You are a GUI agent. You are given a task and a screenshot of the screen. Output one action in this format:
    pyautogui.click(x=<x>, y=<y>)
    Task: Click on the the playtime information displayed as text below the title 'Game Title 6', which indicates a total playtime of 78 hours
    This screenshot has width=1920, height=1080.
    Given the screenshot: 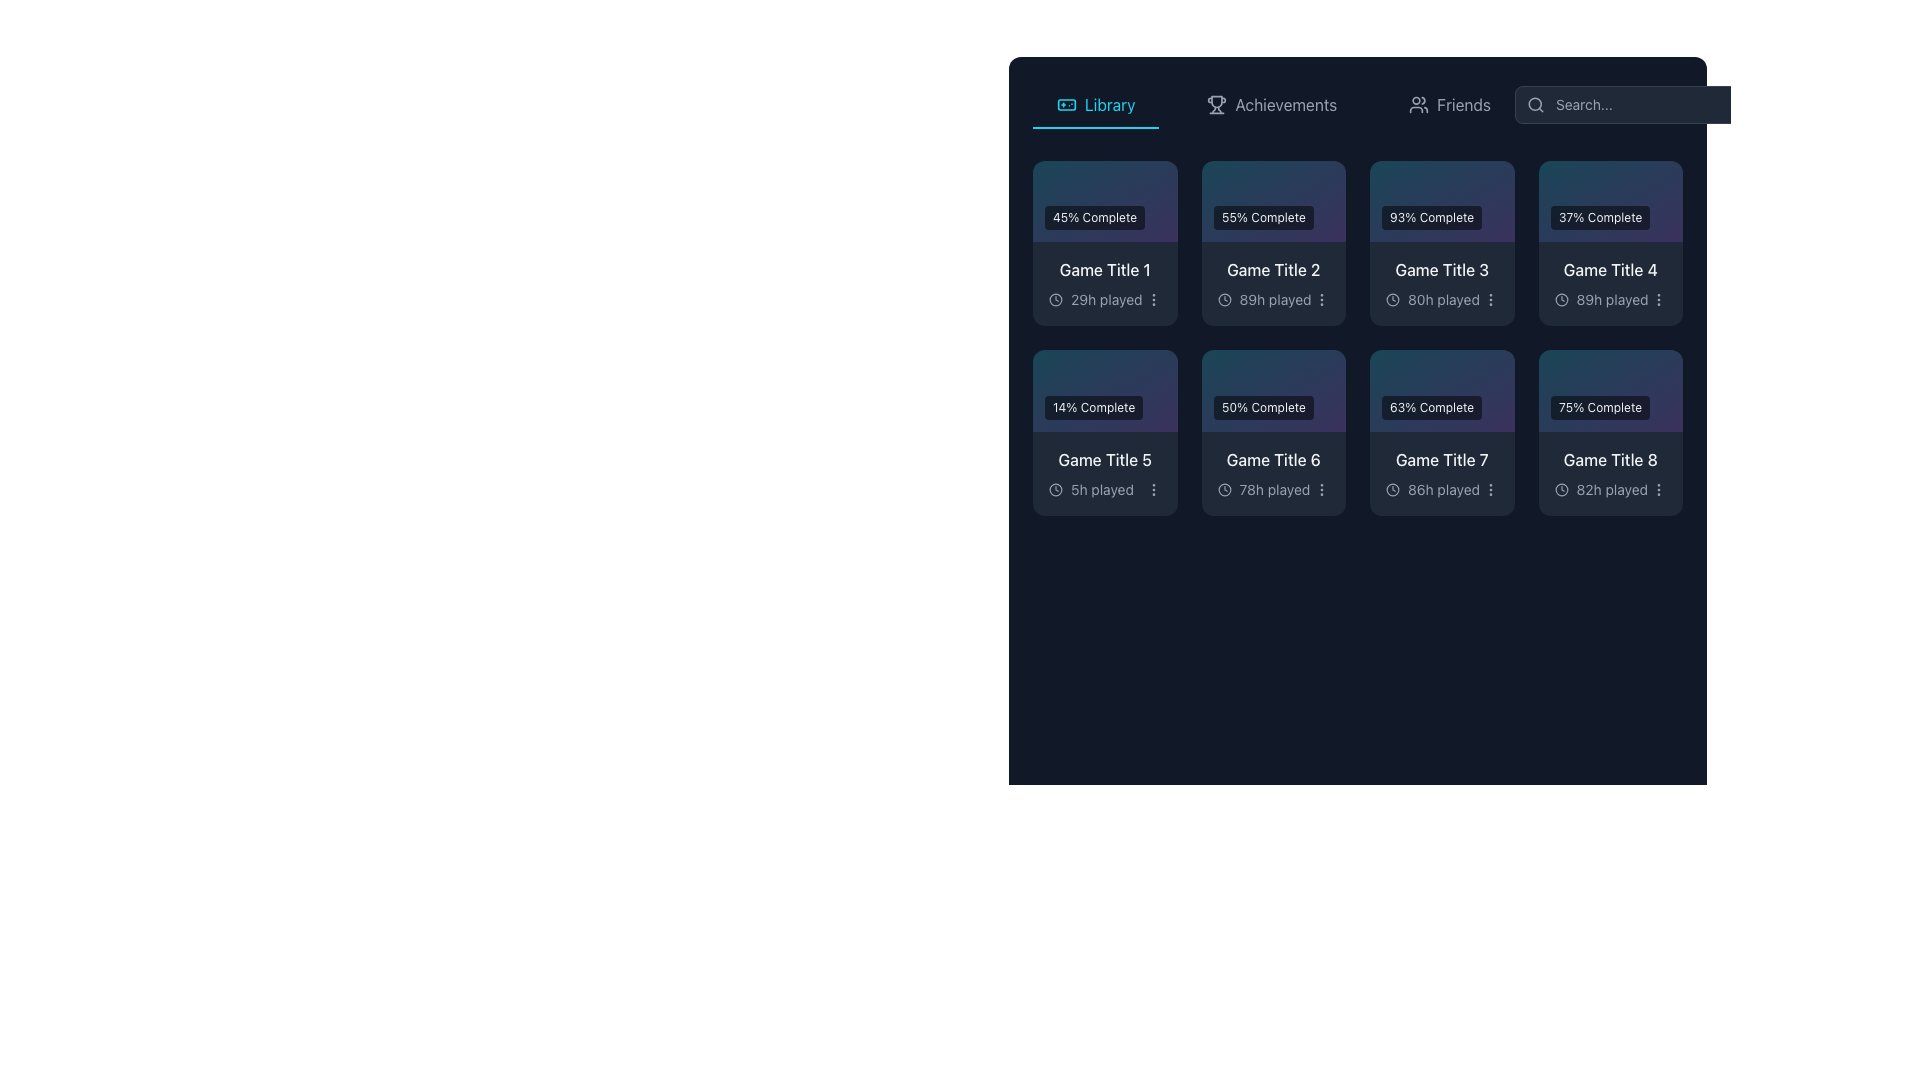 What is the action you would take?
    pyautogui.click(x=1272, y=489)
    